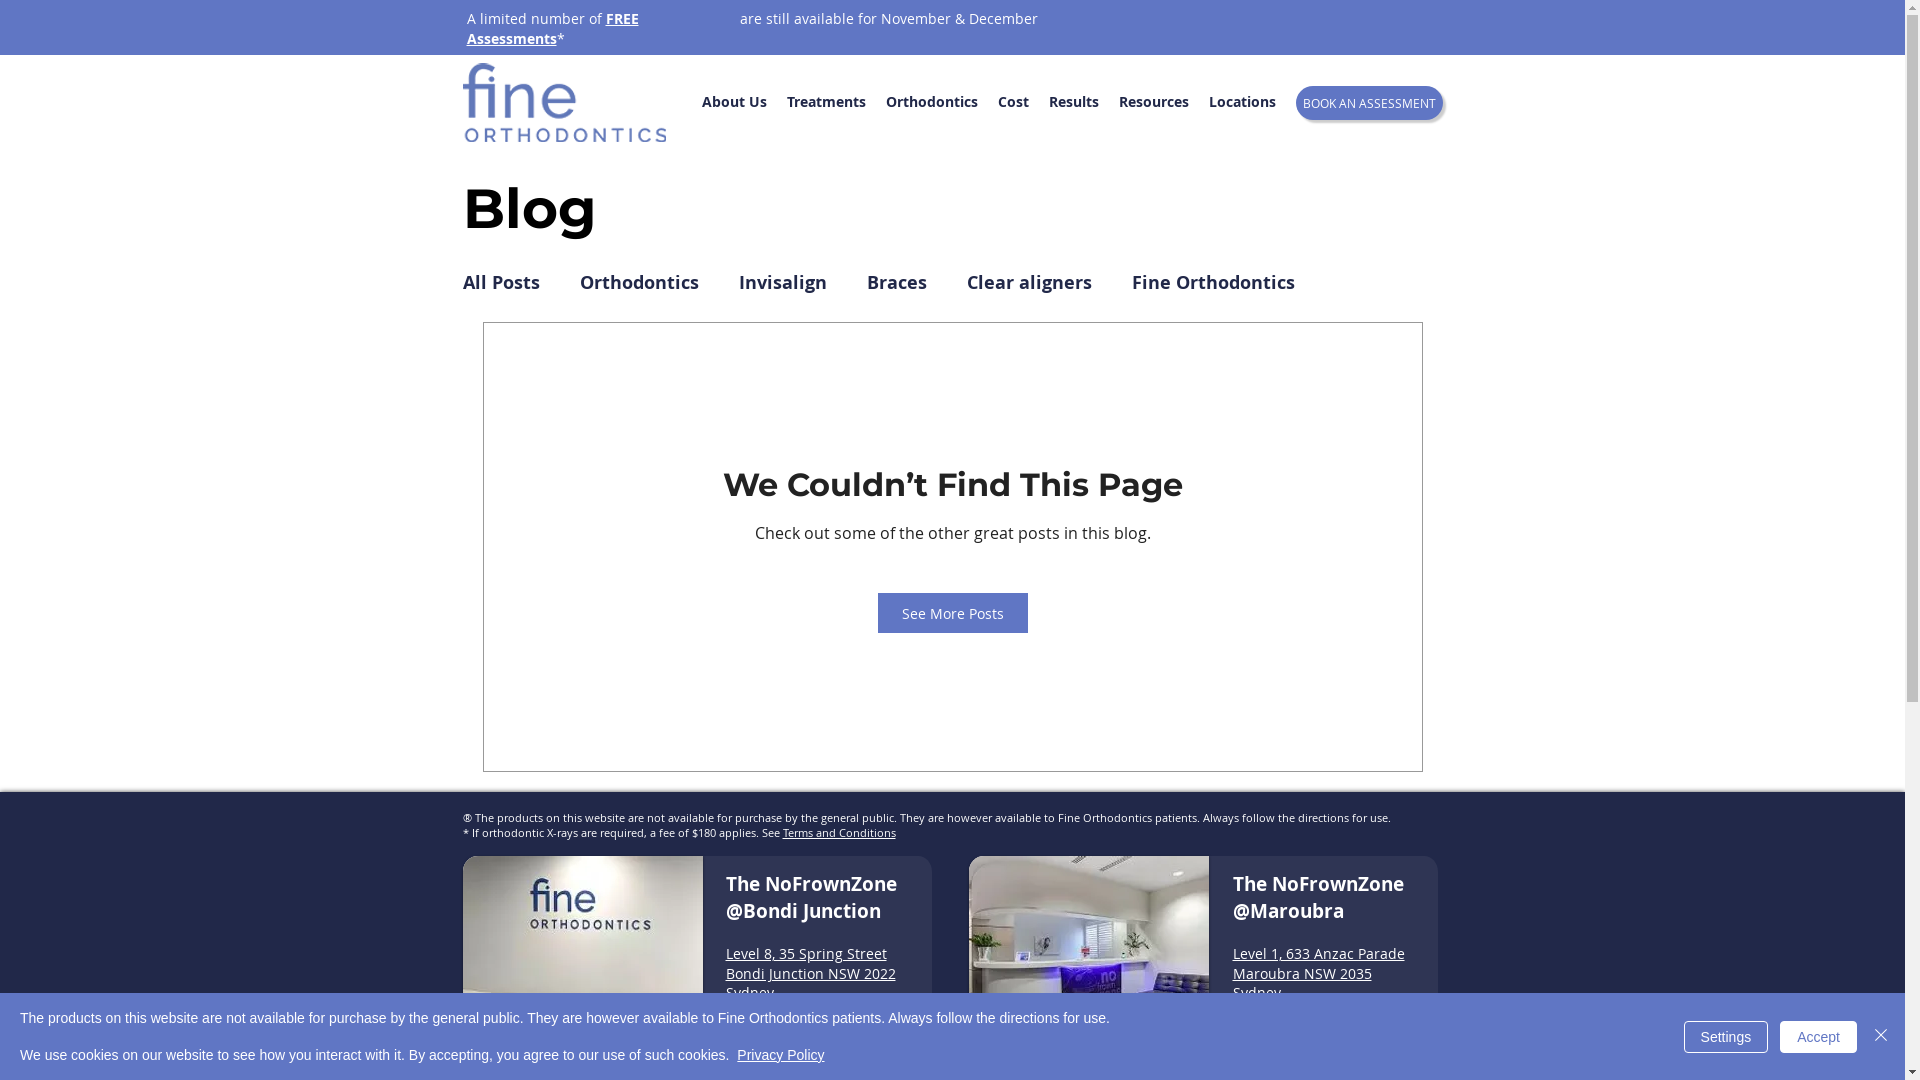  I want to click on 'Results', so click(1037, 102).